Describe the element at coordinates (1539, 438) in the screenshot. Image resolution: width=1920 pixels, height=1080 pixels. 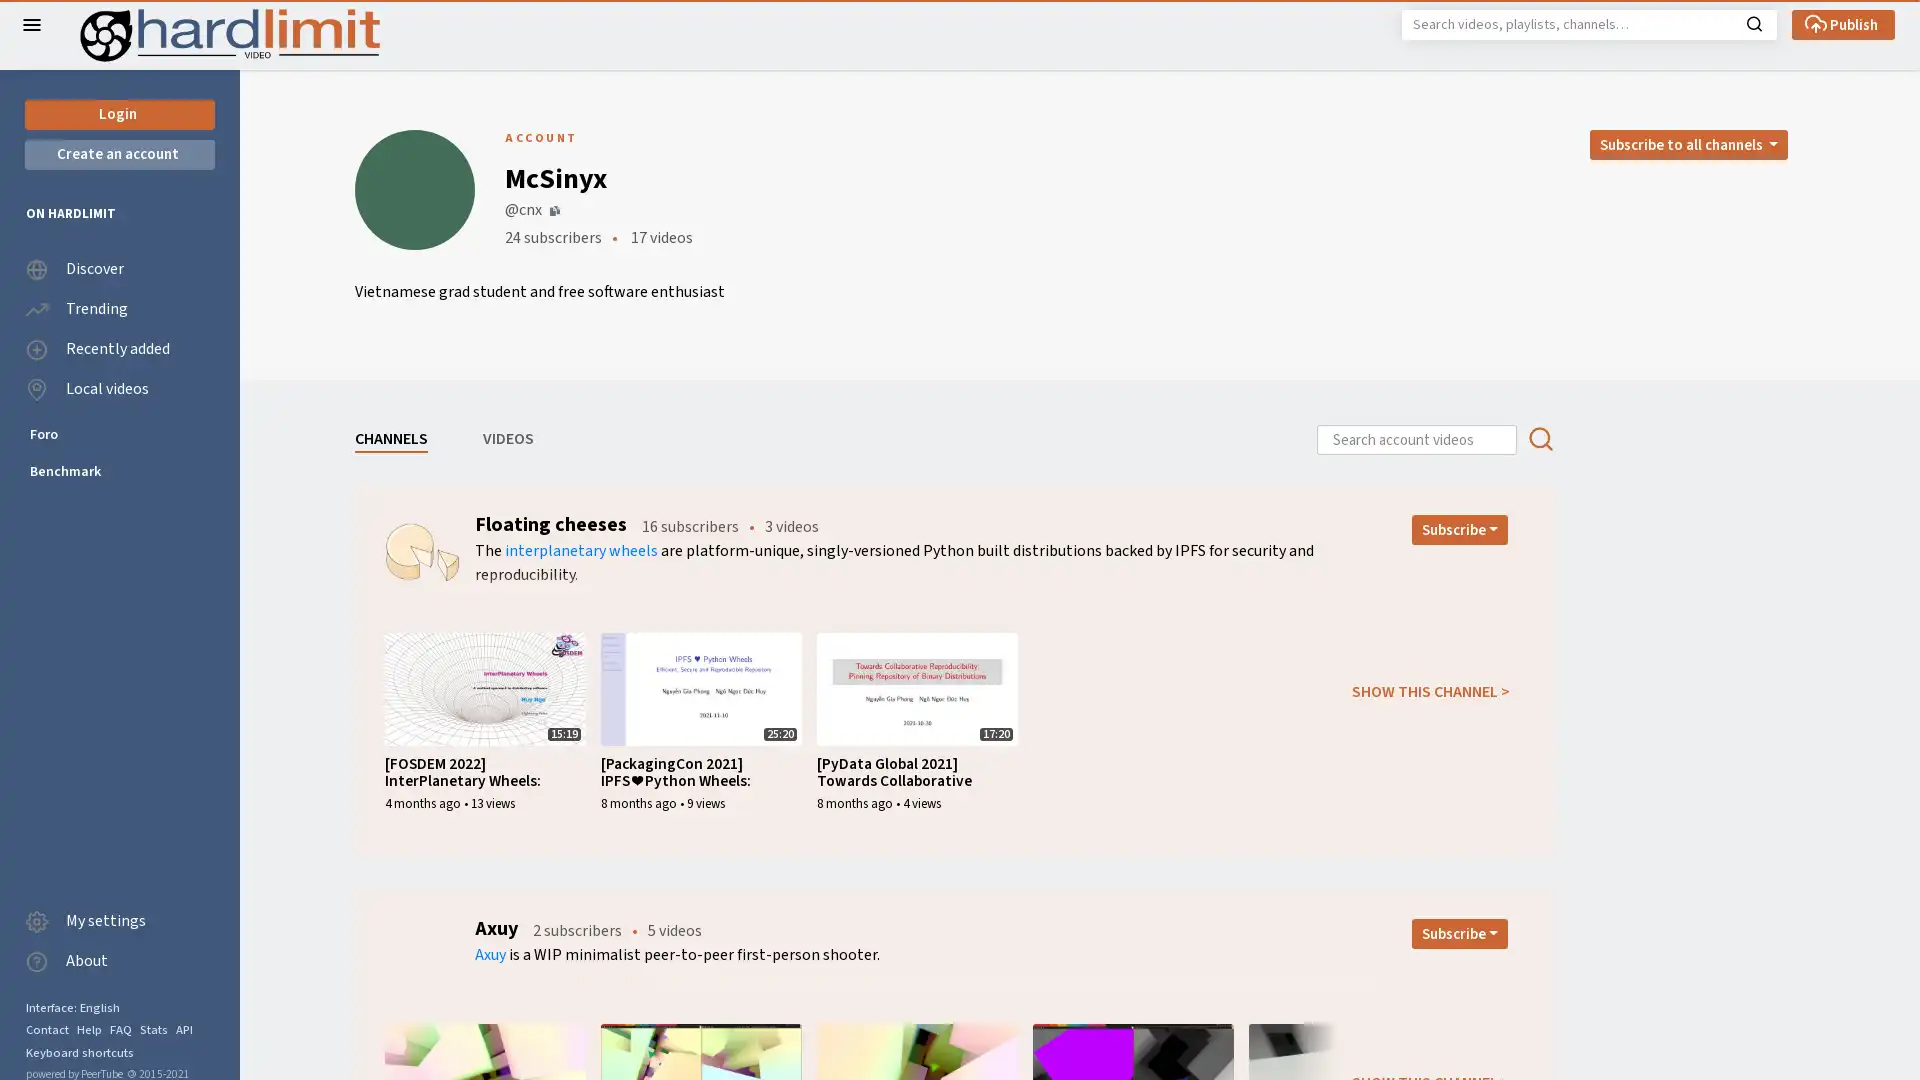
I see `Search` at that location.